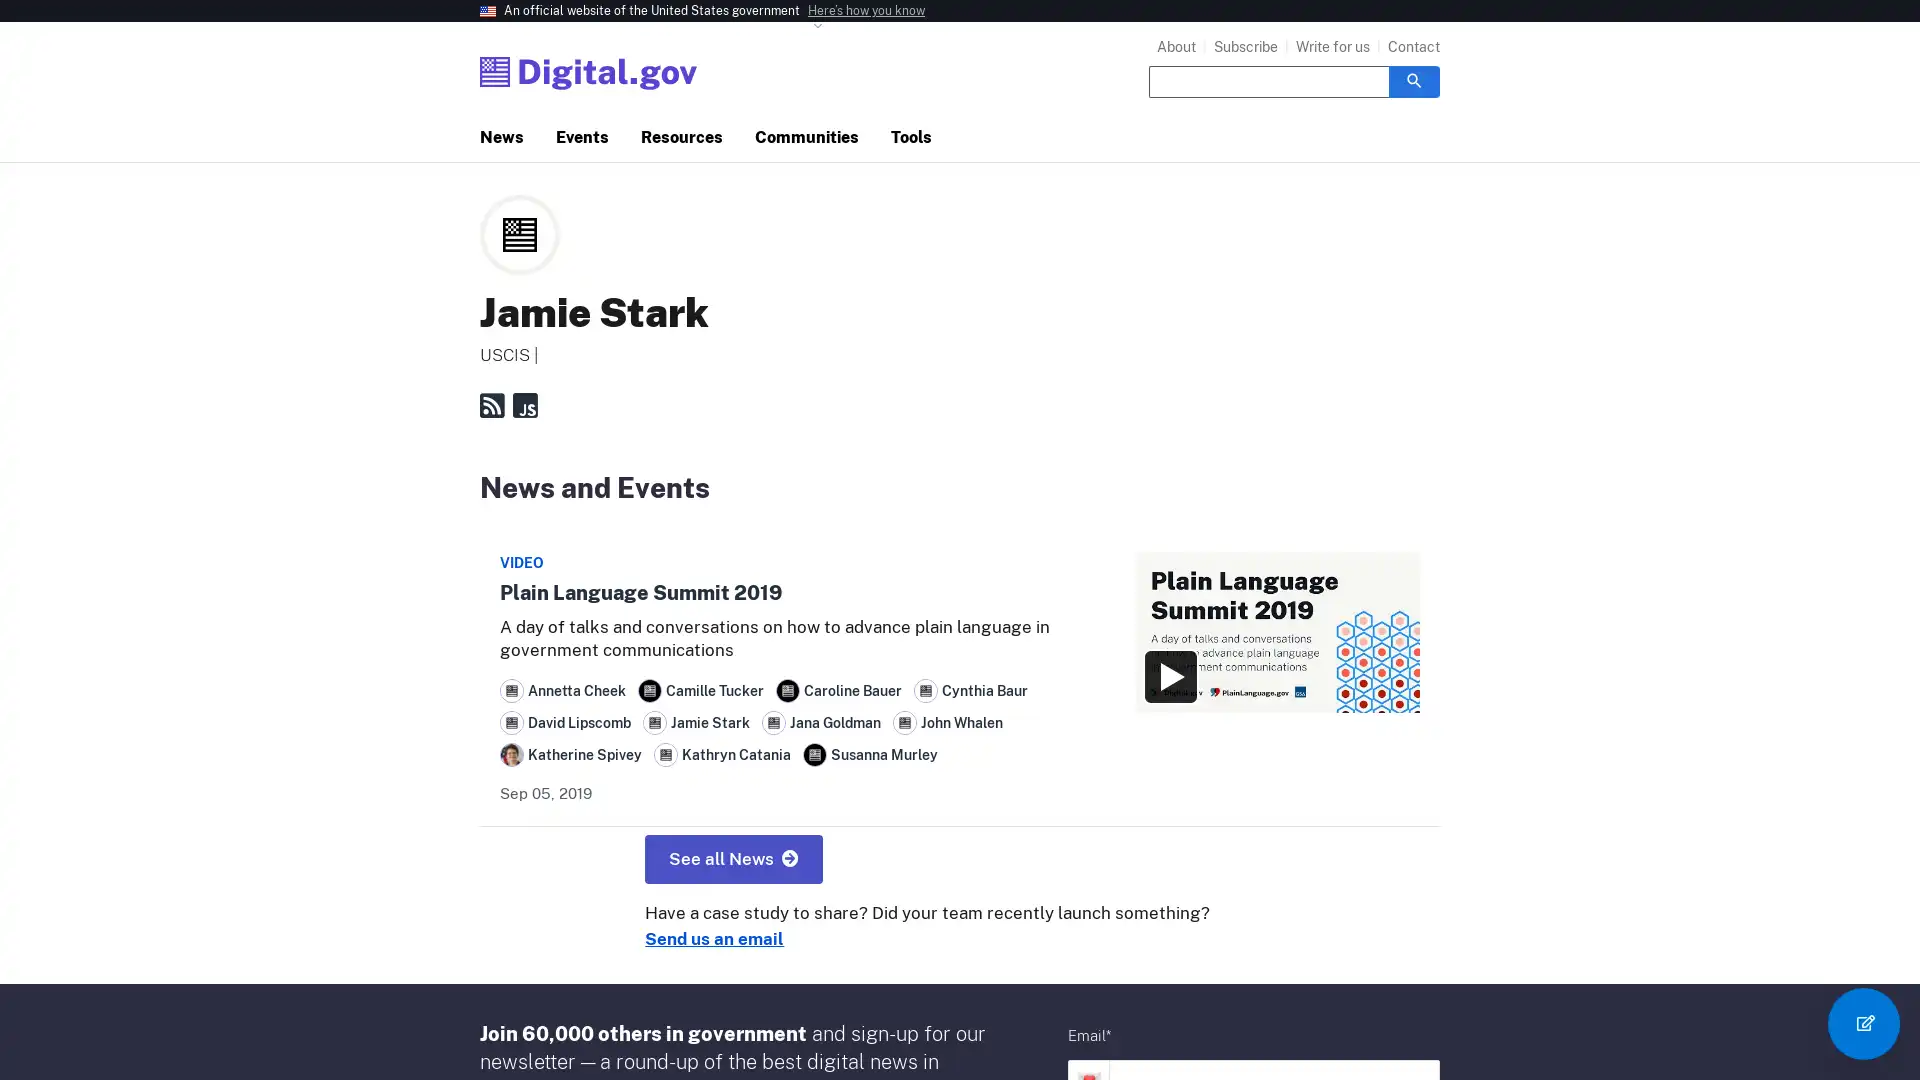 The height and width of the screenshot is (1080, 1920). I want to click on Search, so click(1413, 80).